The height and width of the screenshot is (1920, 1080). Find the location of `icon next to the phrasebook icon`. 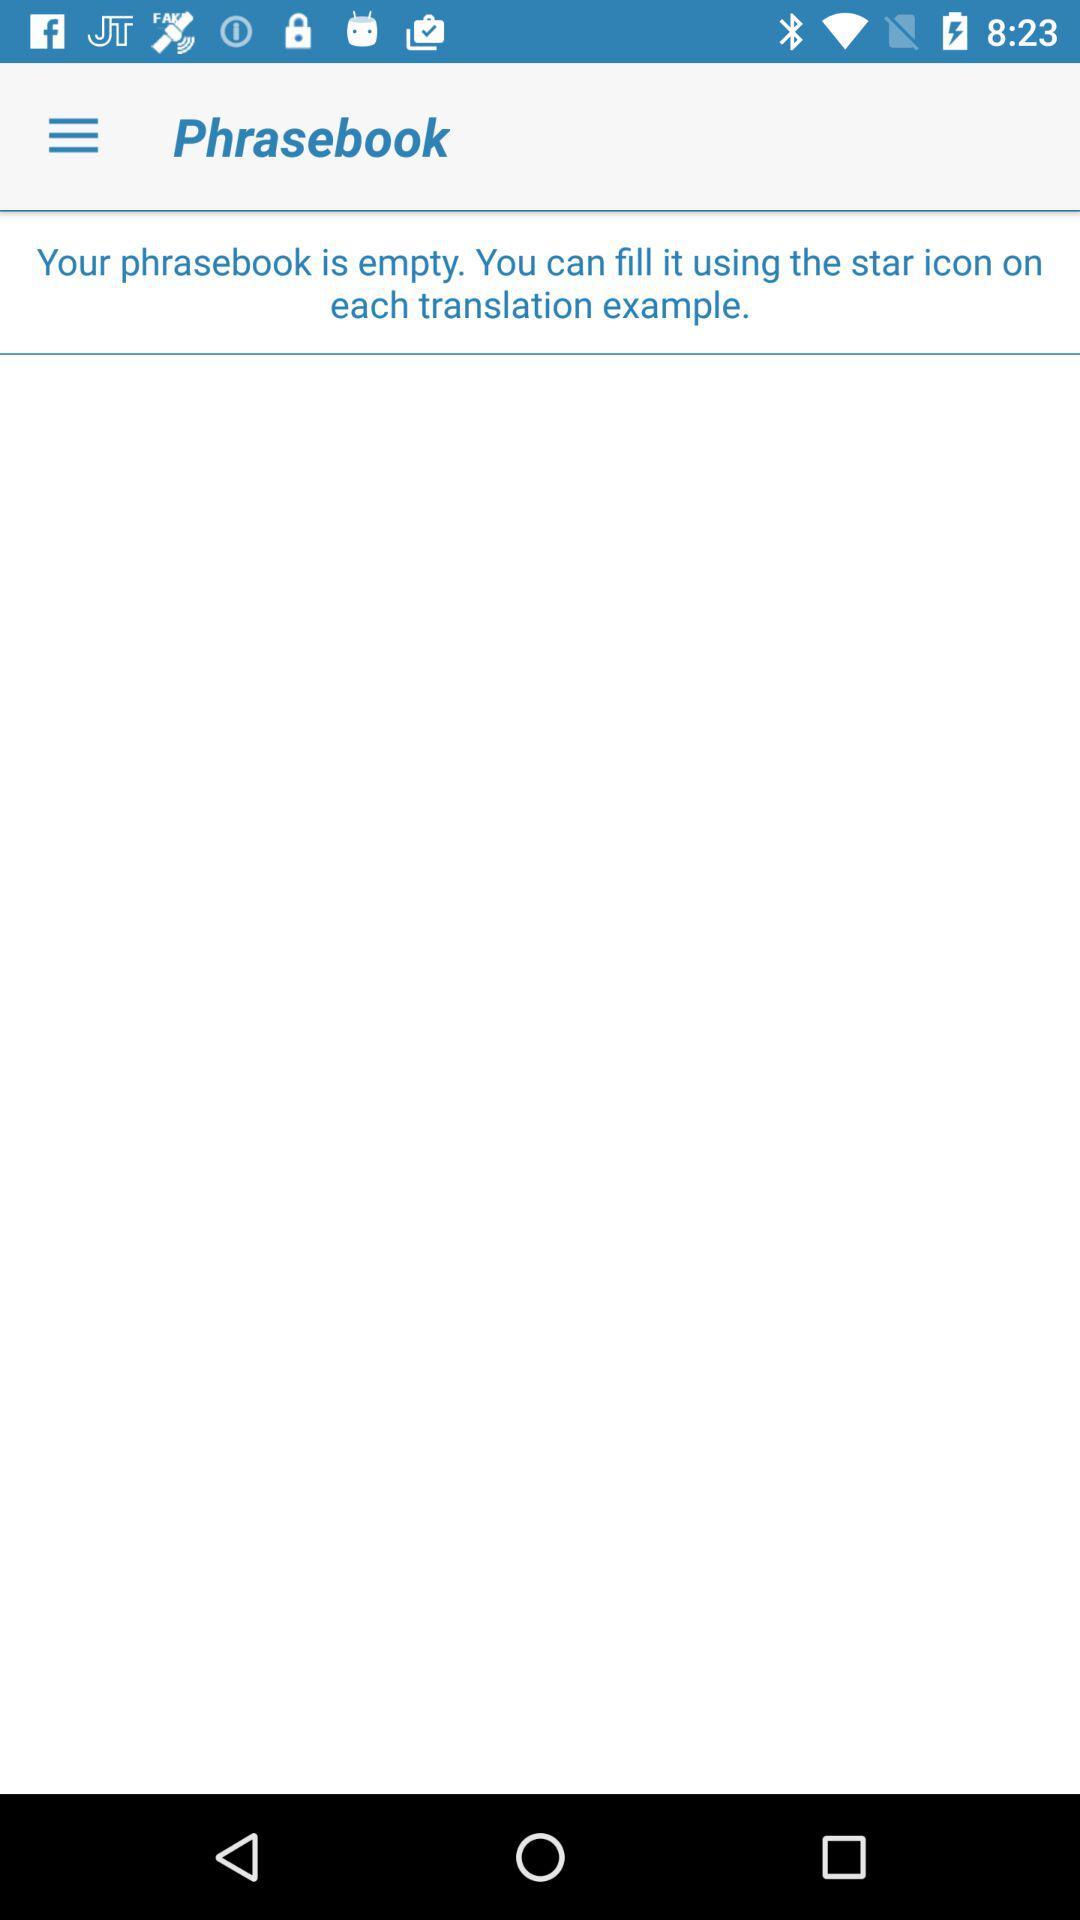

icon next to the phrasebook icon is located at coordinates (72, 135).